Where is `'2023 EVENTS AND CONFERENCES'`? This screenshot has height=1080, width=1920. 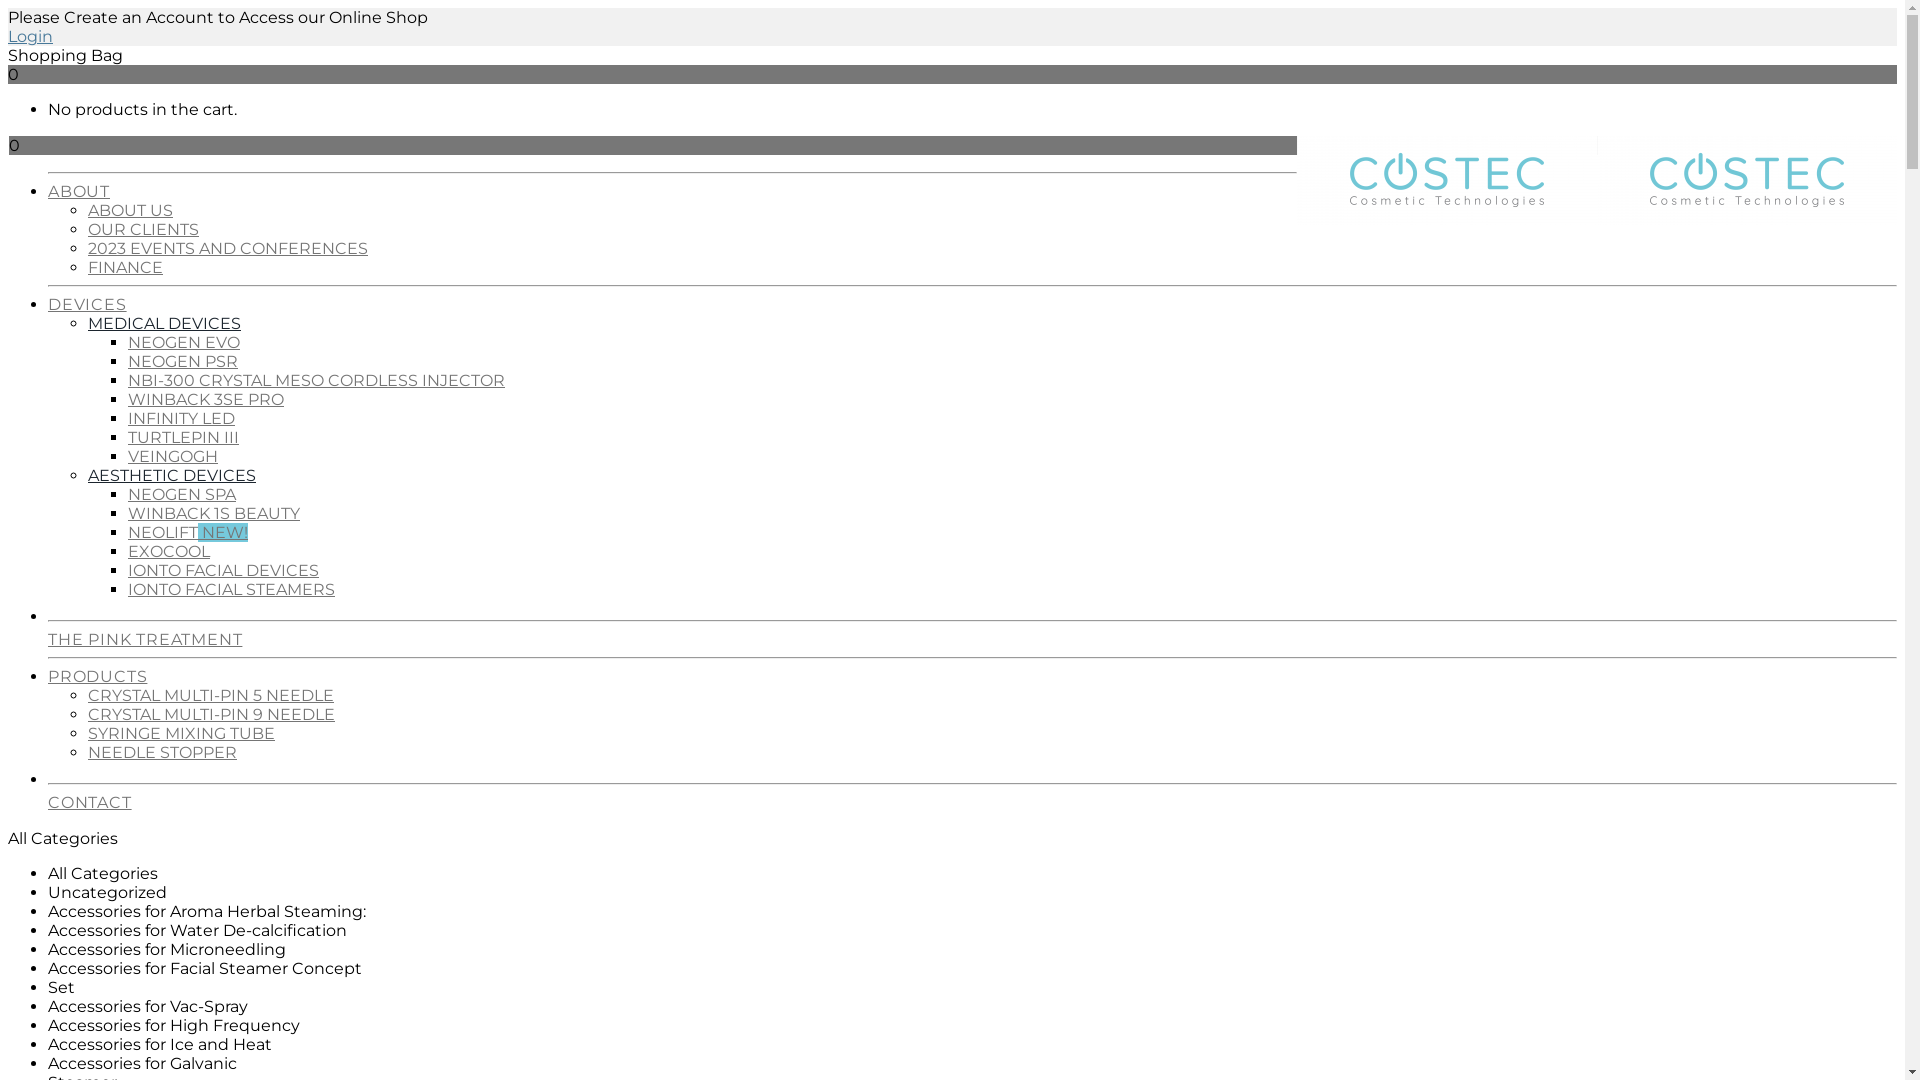
'2023 EVENTS AND CONFERENCES' is located at coordinates (228, 247).